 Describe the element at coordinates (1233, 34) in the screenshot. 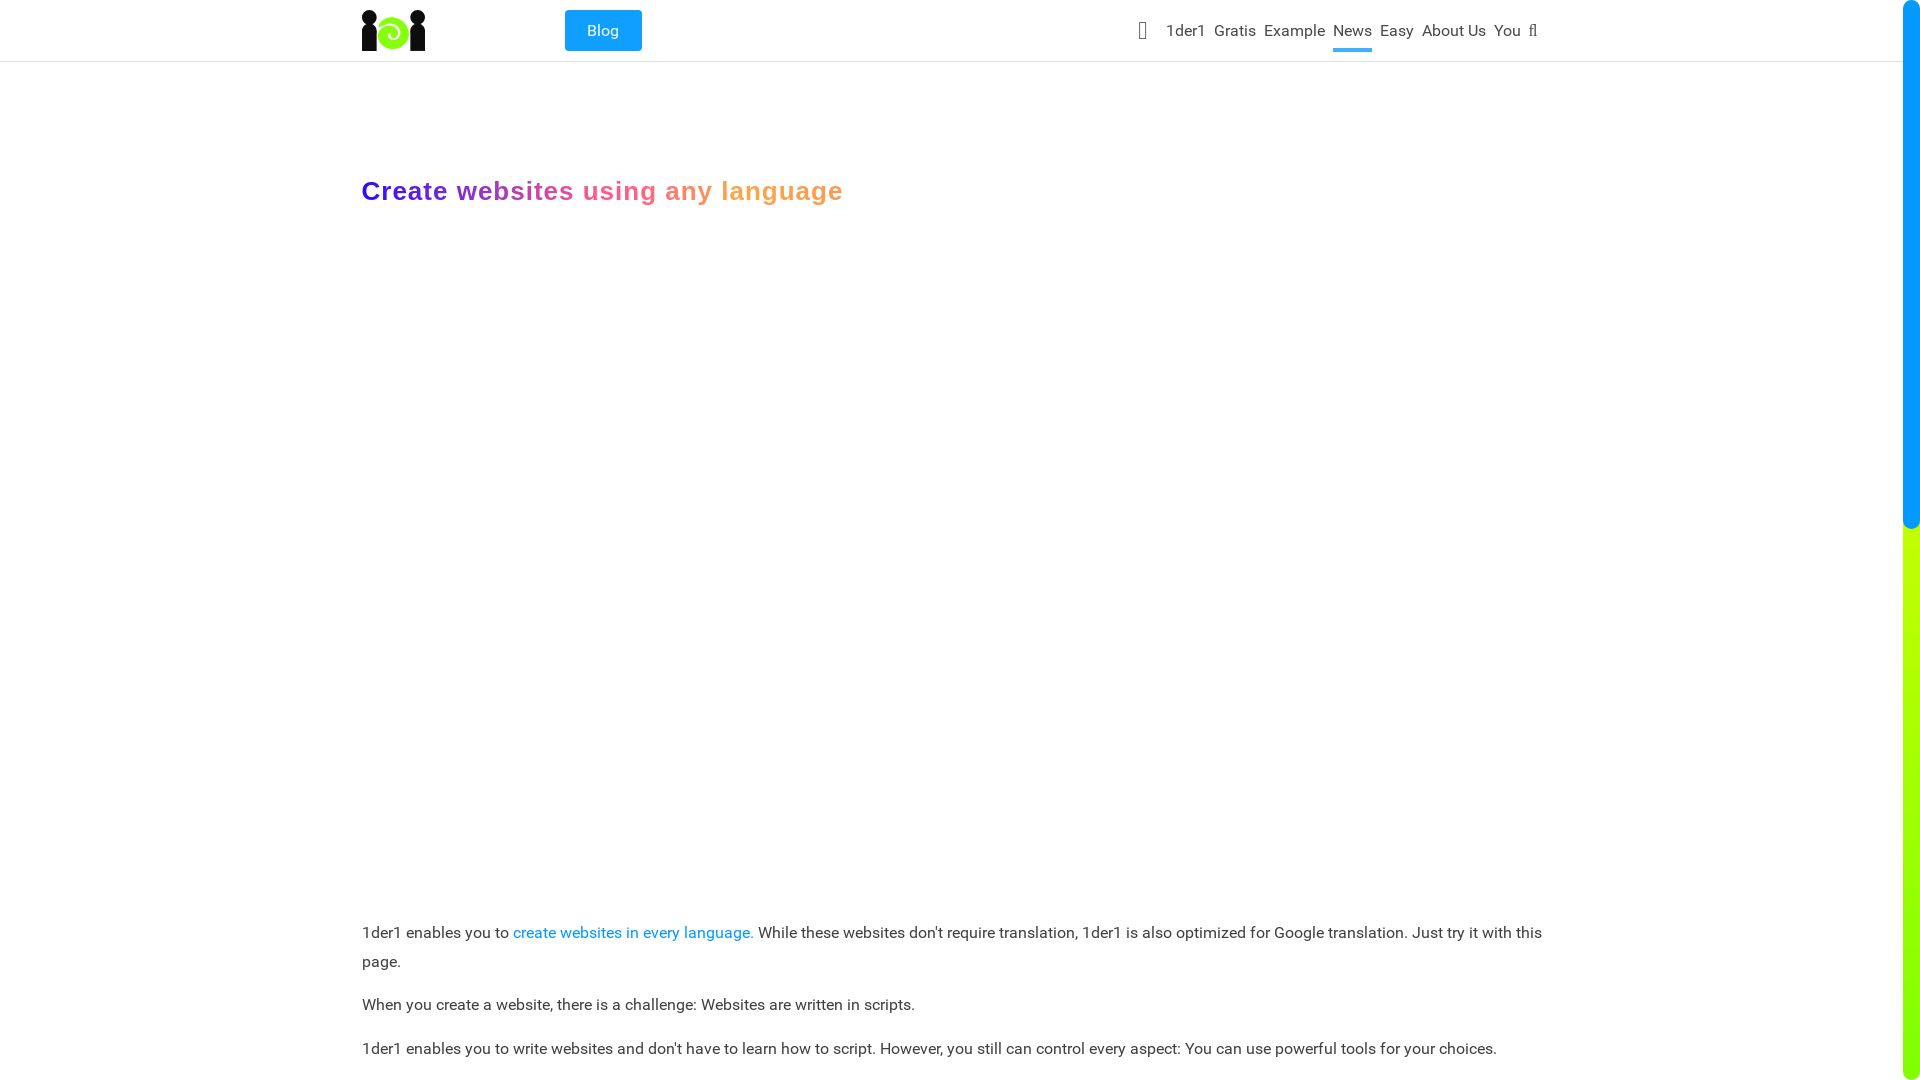

I see `'Gratis'` at that location.